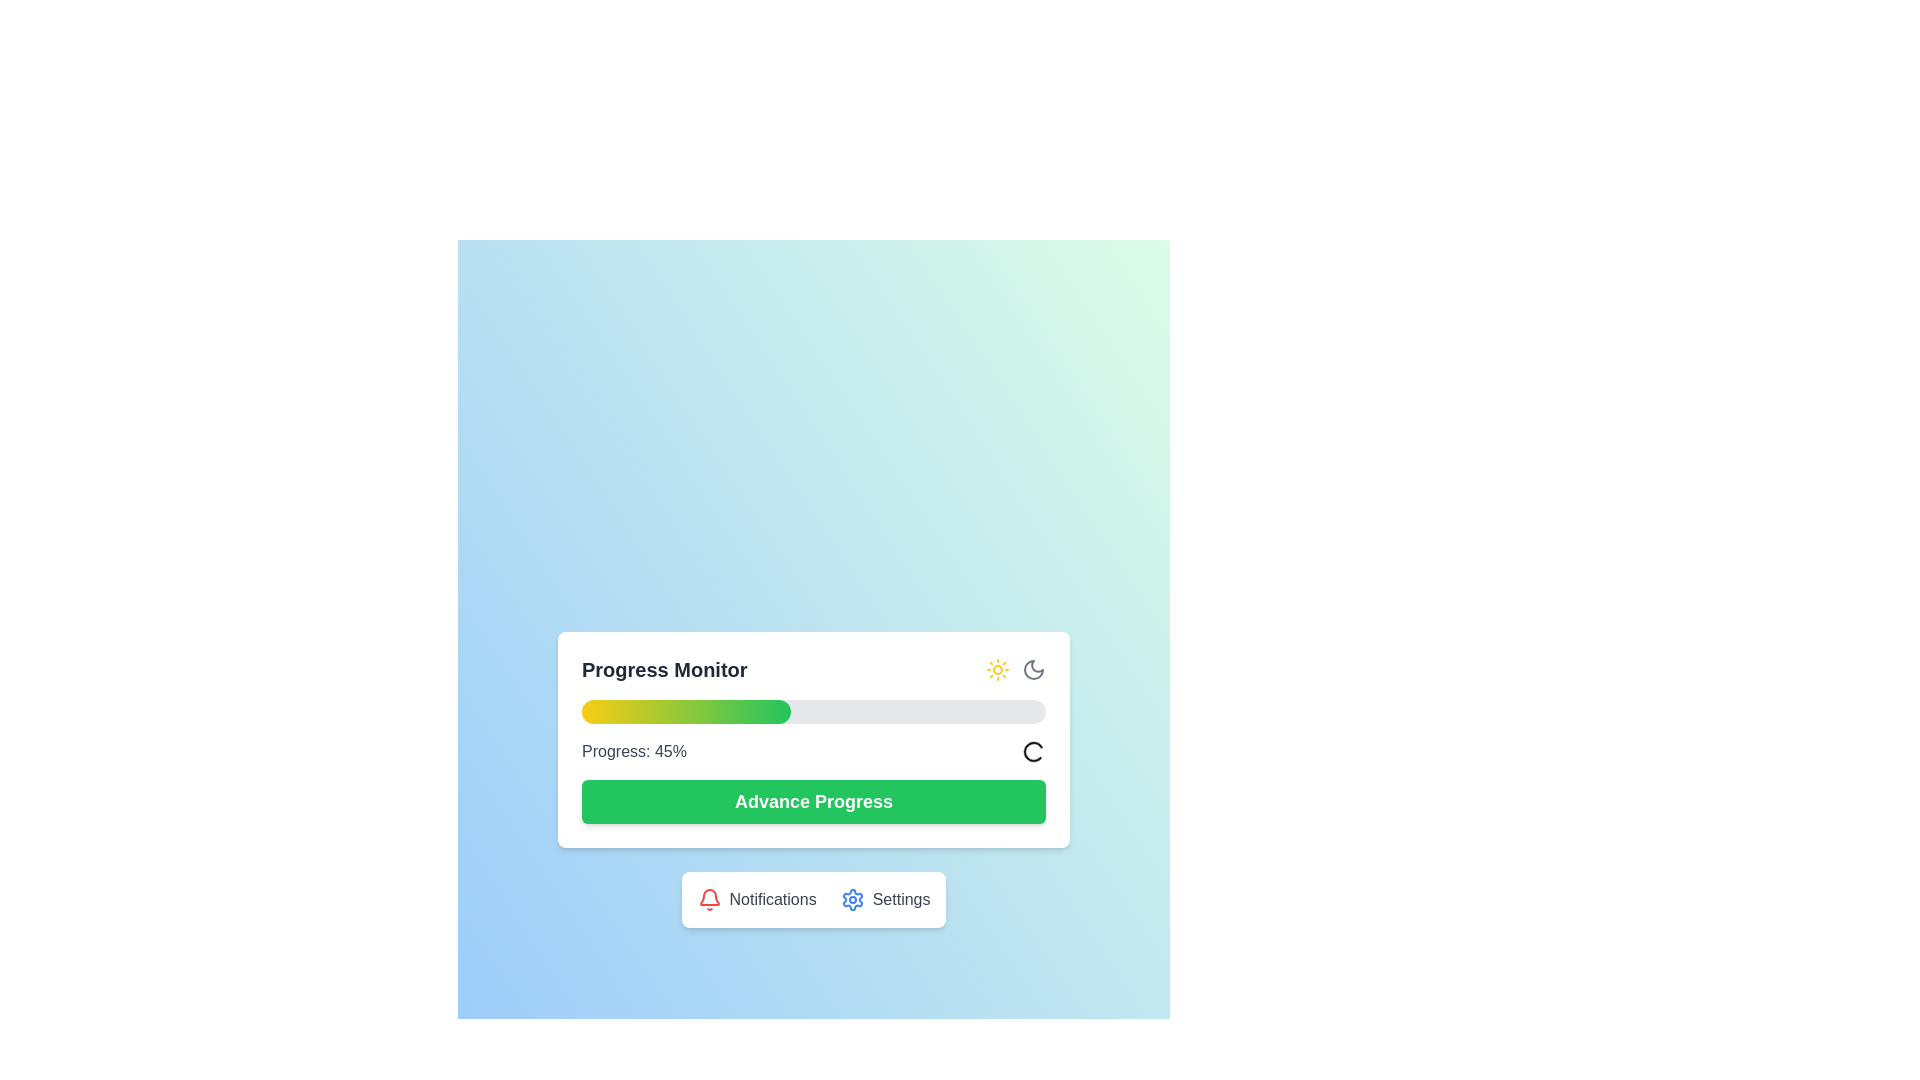  What do you see at coordinates (1033, 670) in the screenshot?
I see `the moon icon located in the top-right corner of the white panel labeled 'Progress Monitor'` at bounding box center [1033, 670].